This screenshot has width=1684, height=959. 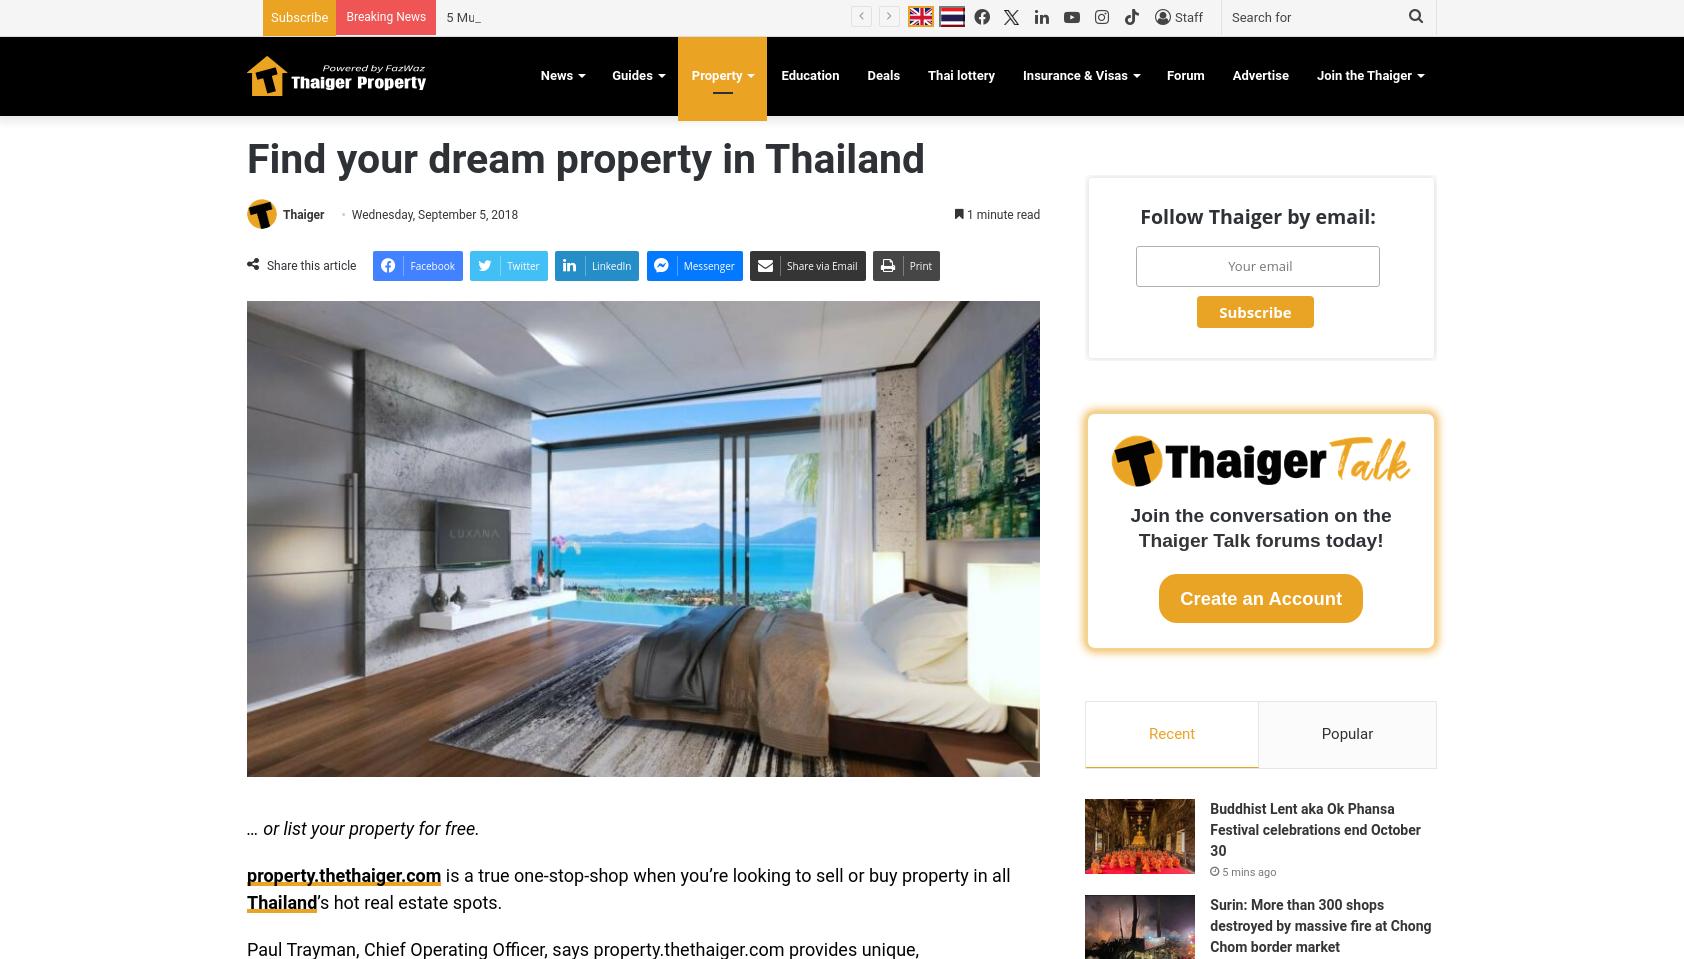 What do you see at coordinates (1209, 926) in the screenshot?
I see `'Surin: More than 300 shops destroyed by massive fire at Chong Chom border market'` at bounding box center [1209, 926].